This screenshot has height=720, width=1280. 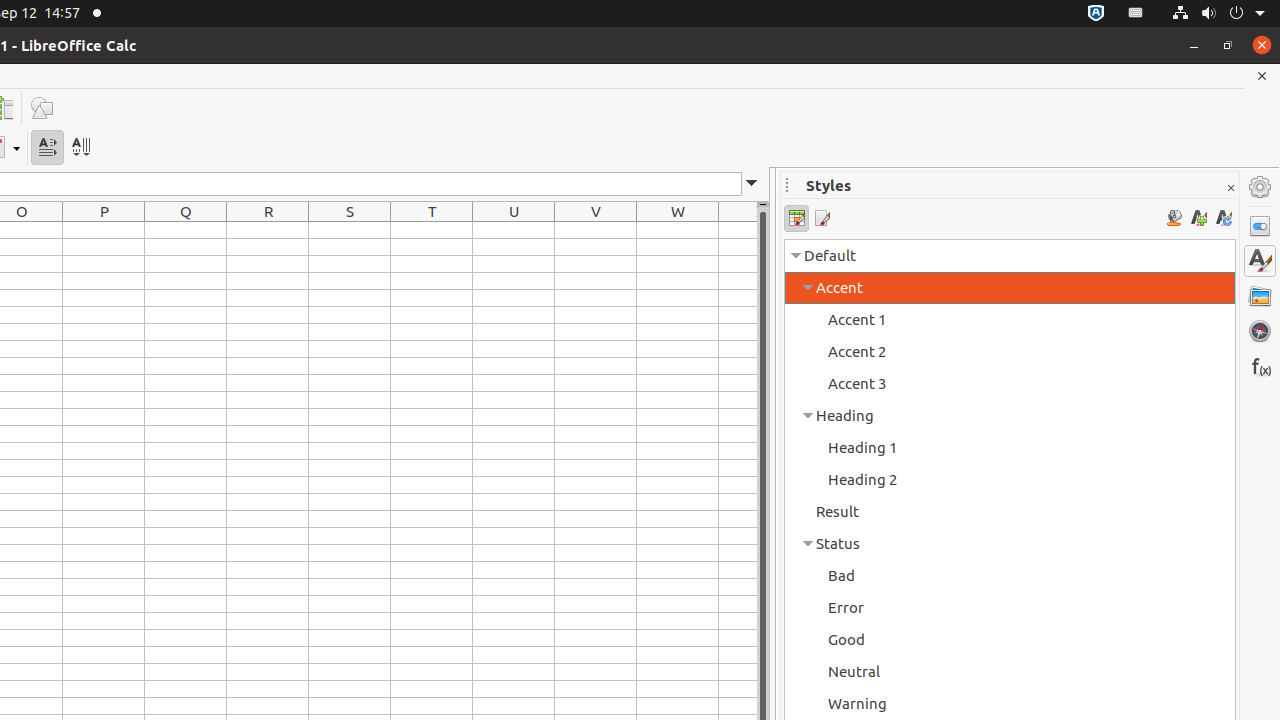 What do you see at coordinates (185, 229) in the screenshot?
I see `'Q1'` at bounding box center [185, 229].